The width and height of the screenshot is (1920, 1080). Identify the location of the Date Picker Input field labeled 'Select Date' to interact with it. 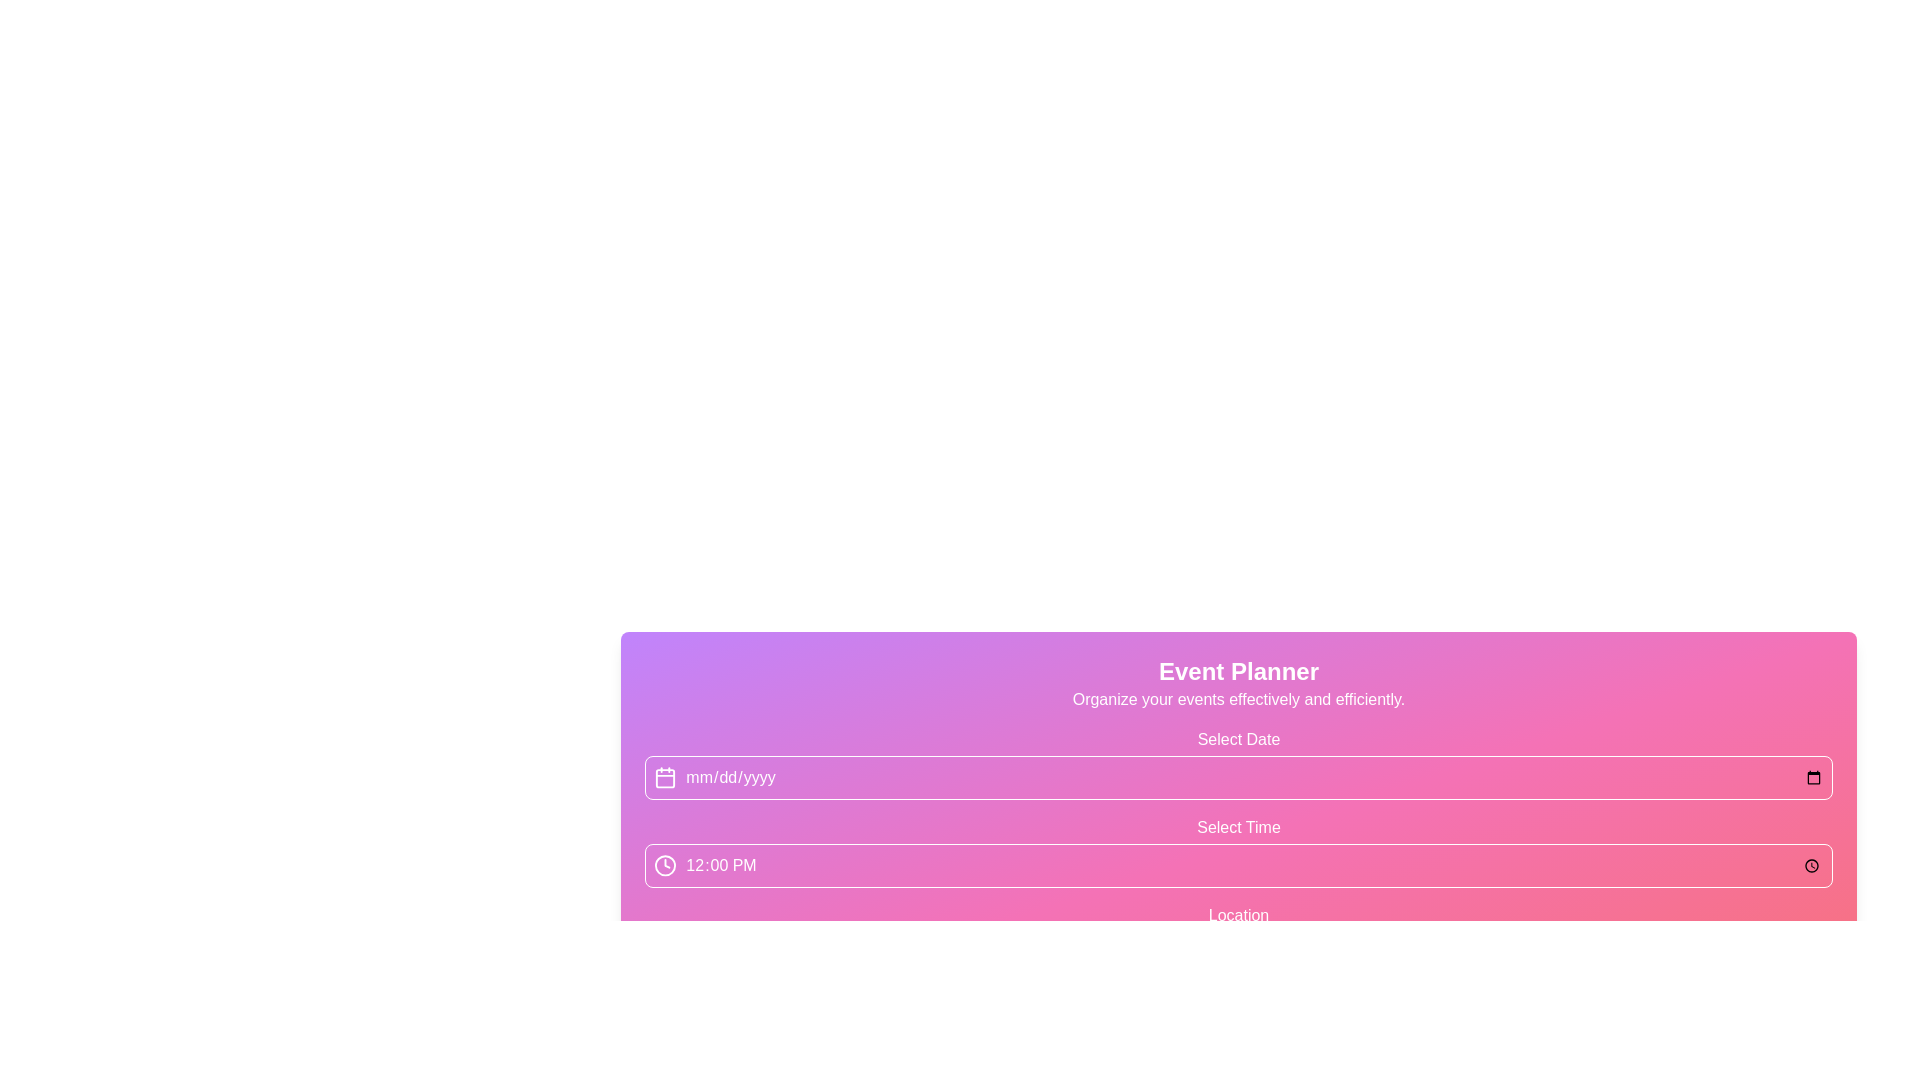
(1237, 763).